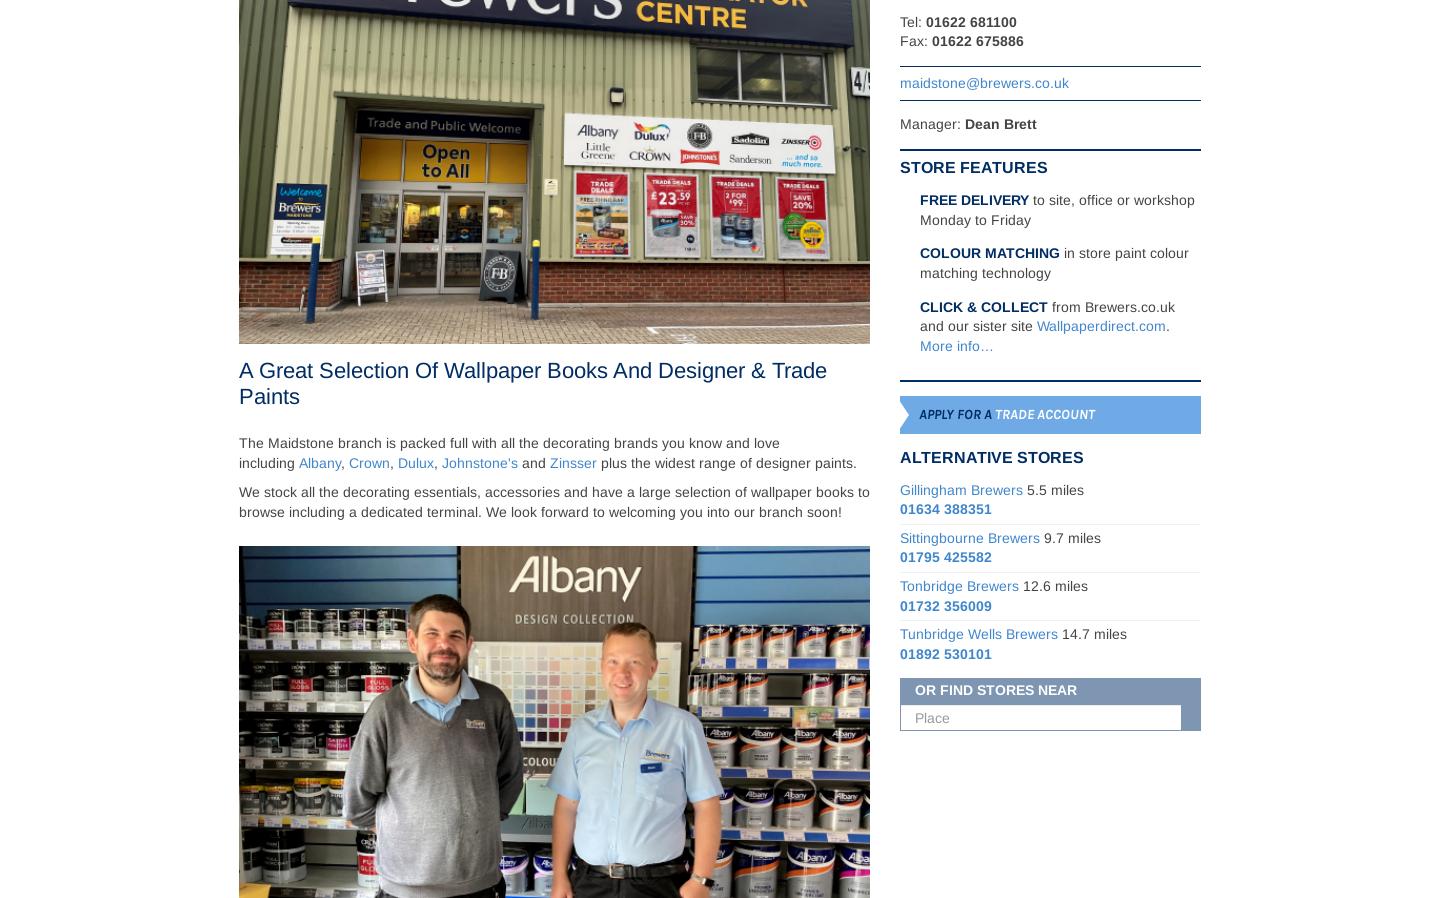 Image resolution: width=1440 pixels, height=898 pixels. What do you see at coordinates (955, 413) in the screenshot?
I see `'Apply for a'` at bounding box center [955, 413].